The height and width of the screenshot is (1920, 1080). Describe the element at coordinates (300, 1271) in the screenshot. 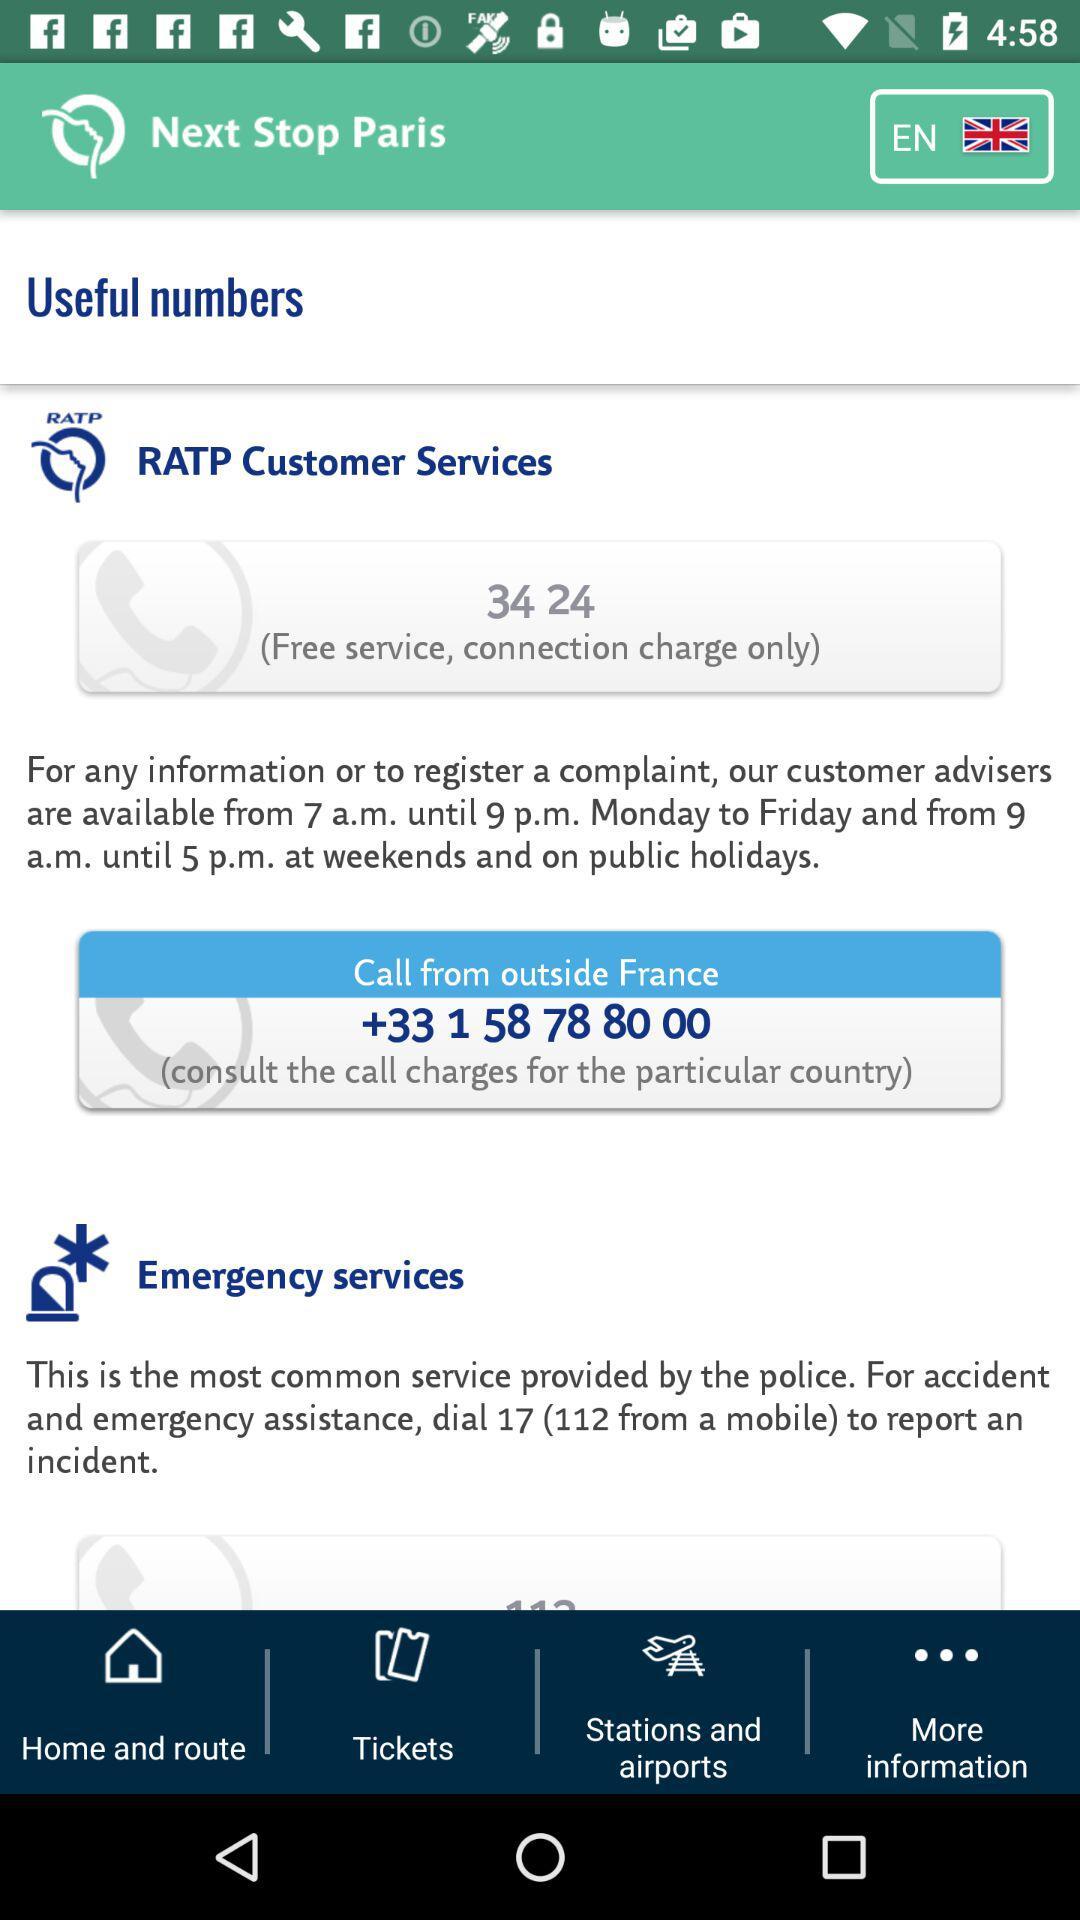

I see `icon above this is the icon` at that location.